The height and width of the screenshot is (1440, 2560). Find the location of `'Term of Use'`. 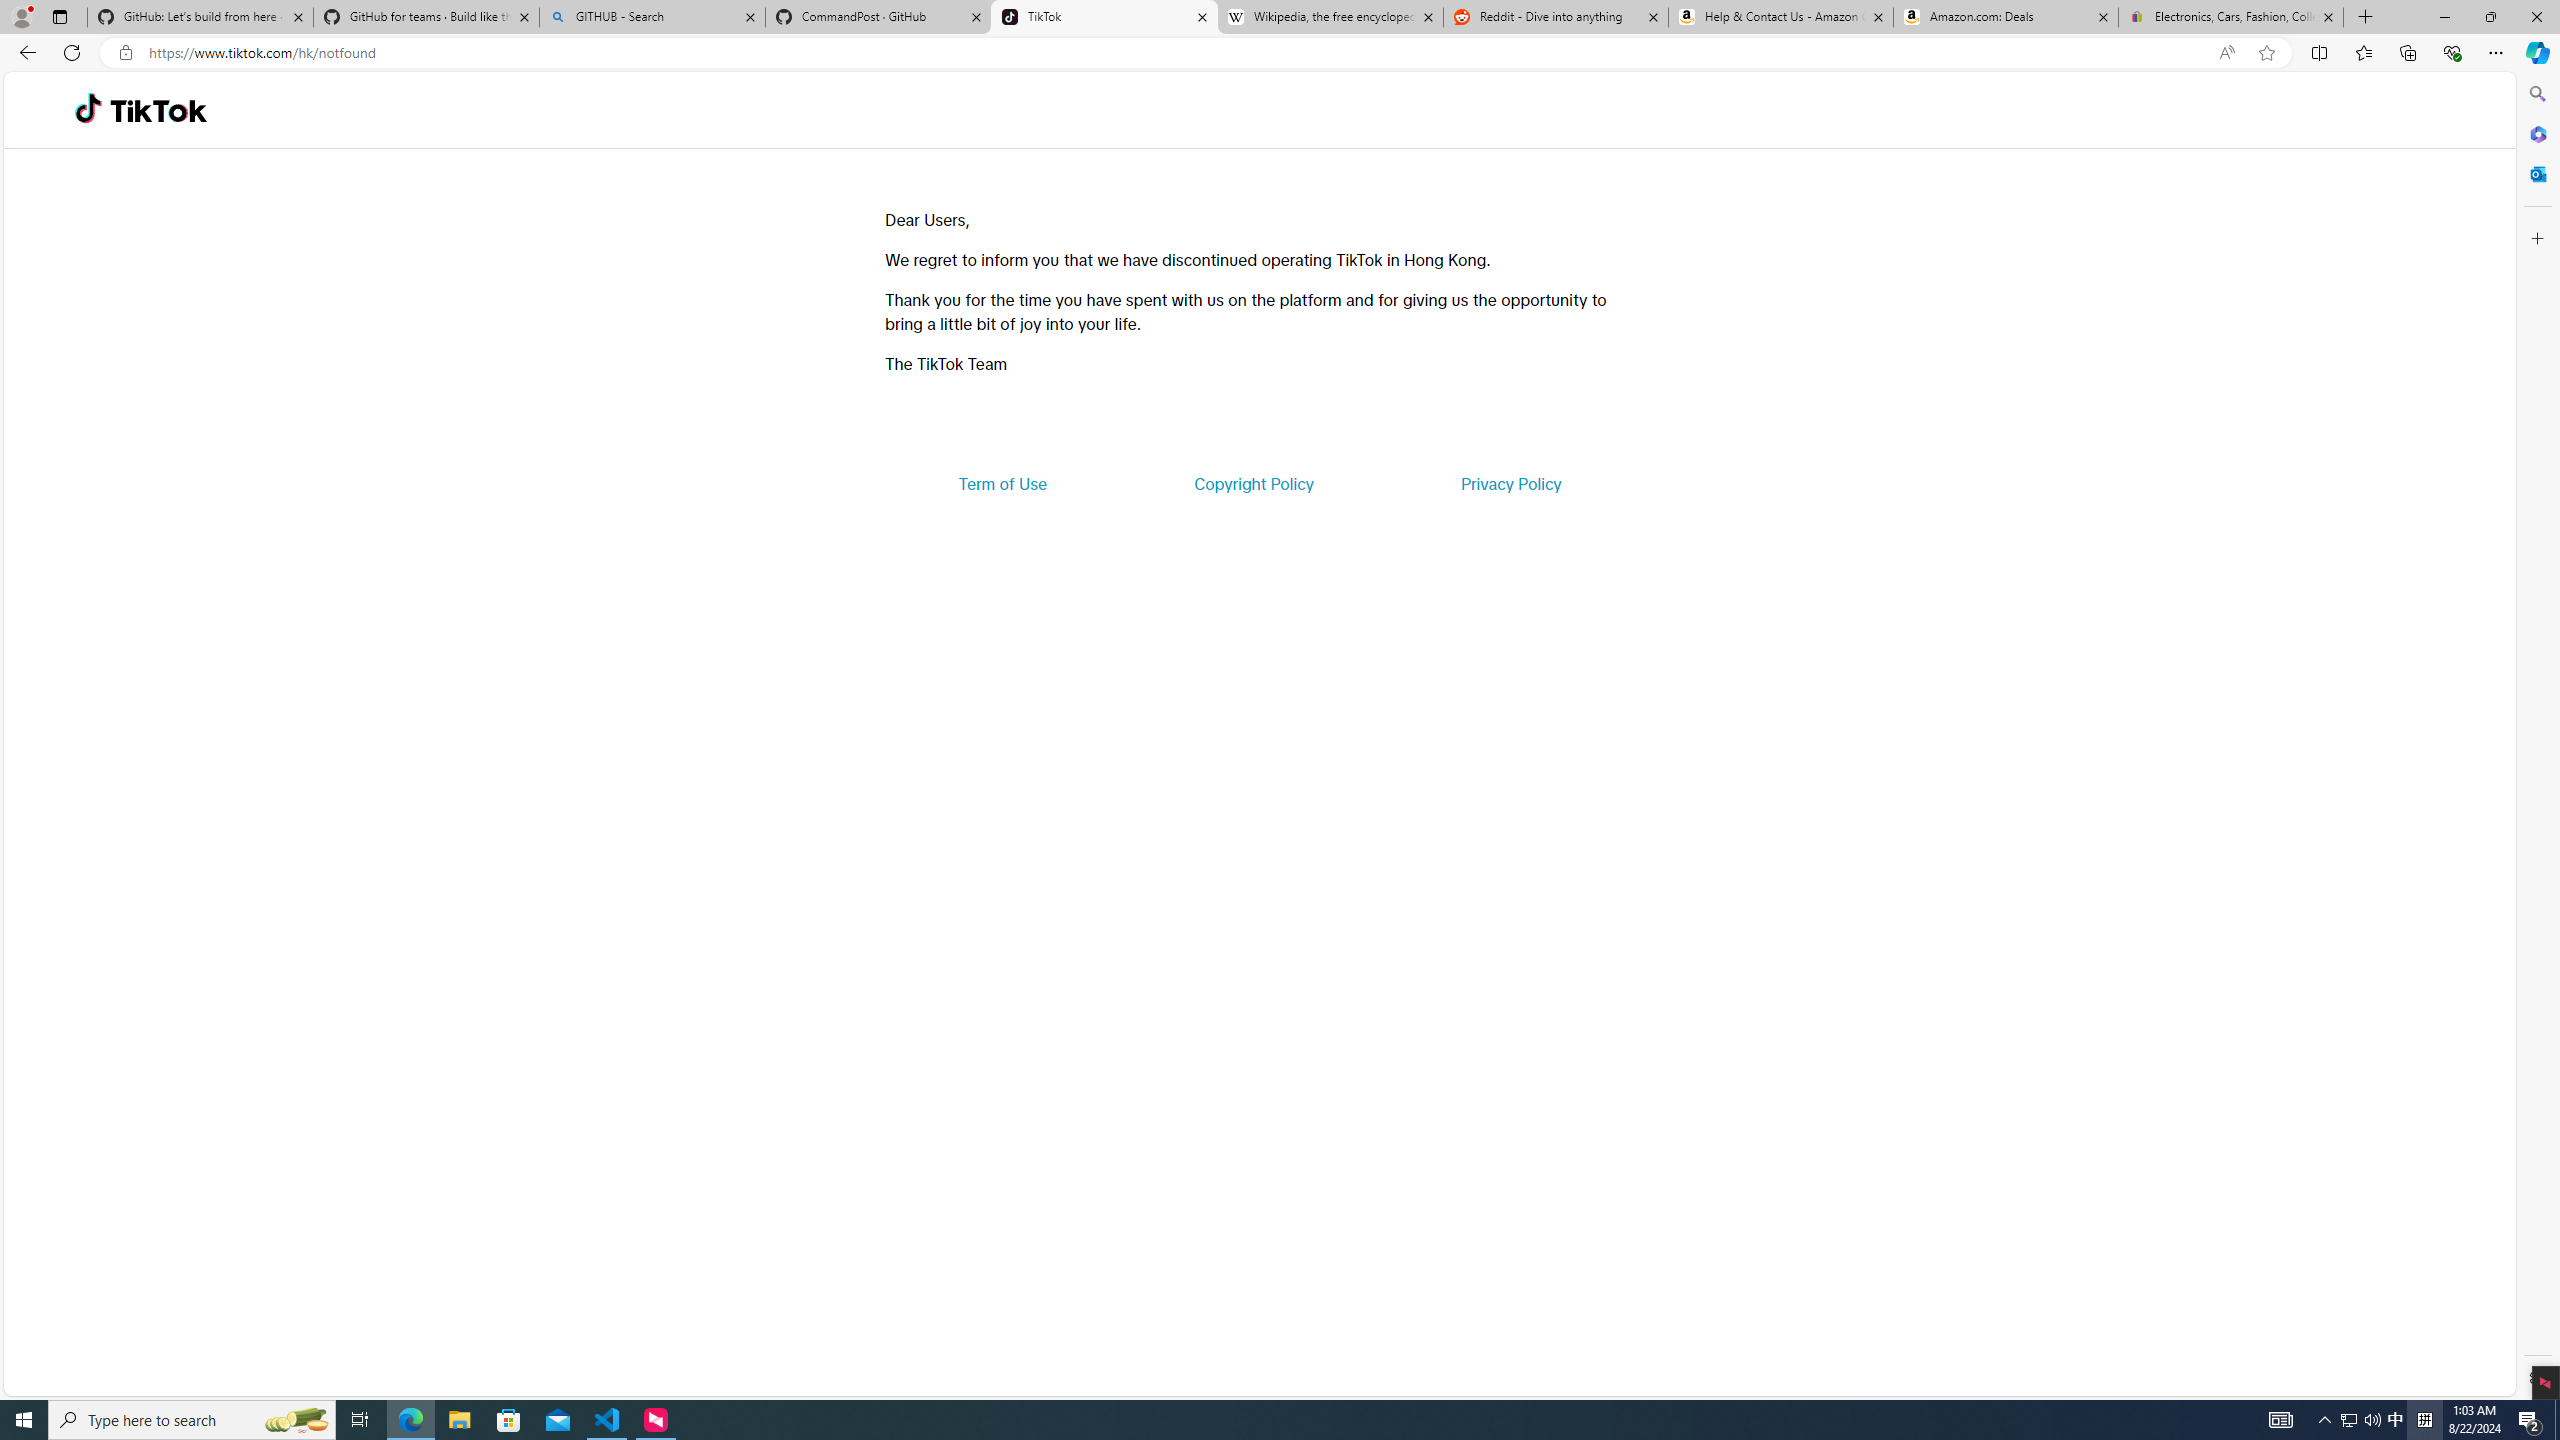

'Term of Use' is located at coordinates (1002, 482).